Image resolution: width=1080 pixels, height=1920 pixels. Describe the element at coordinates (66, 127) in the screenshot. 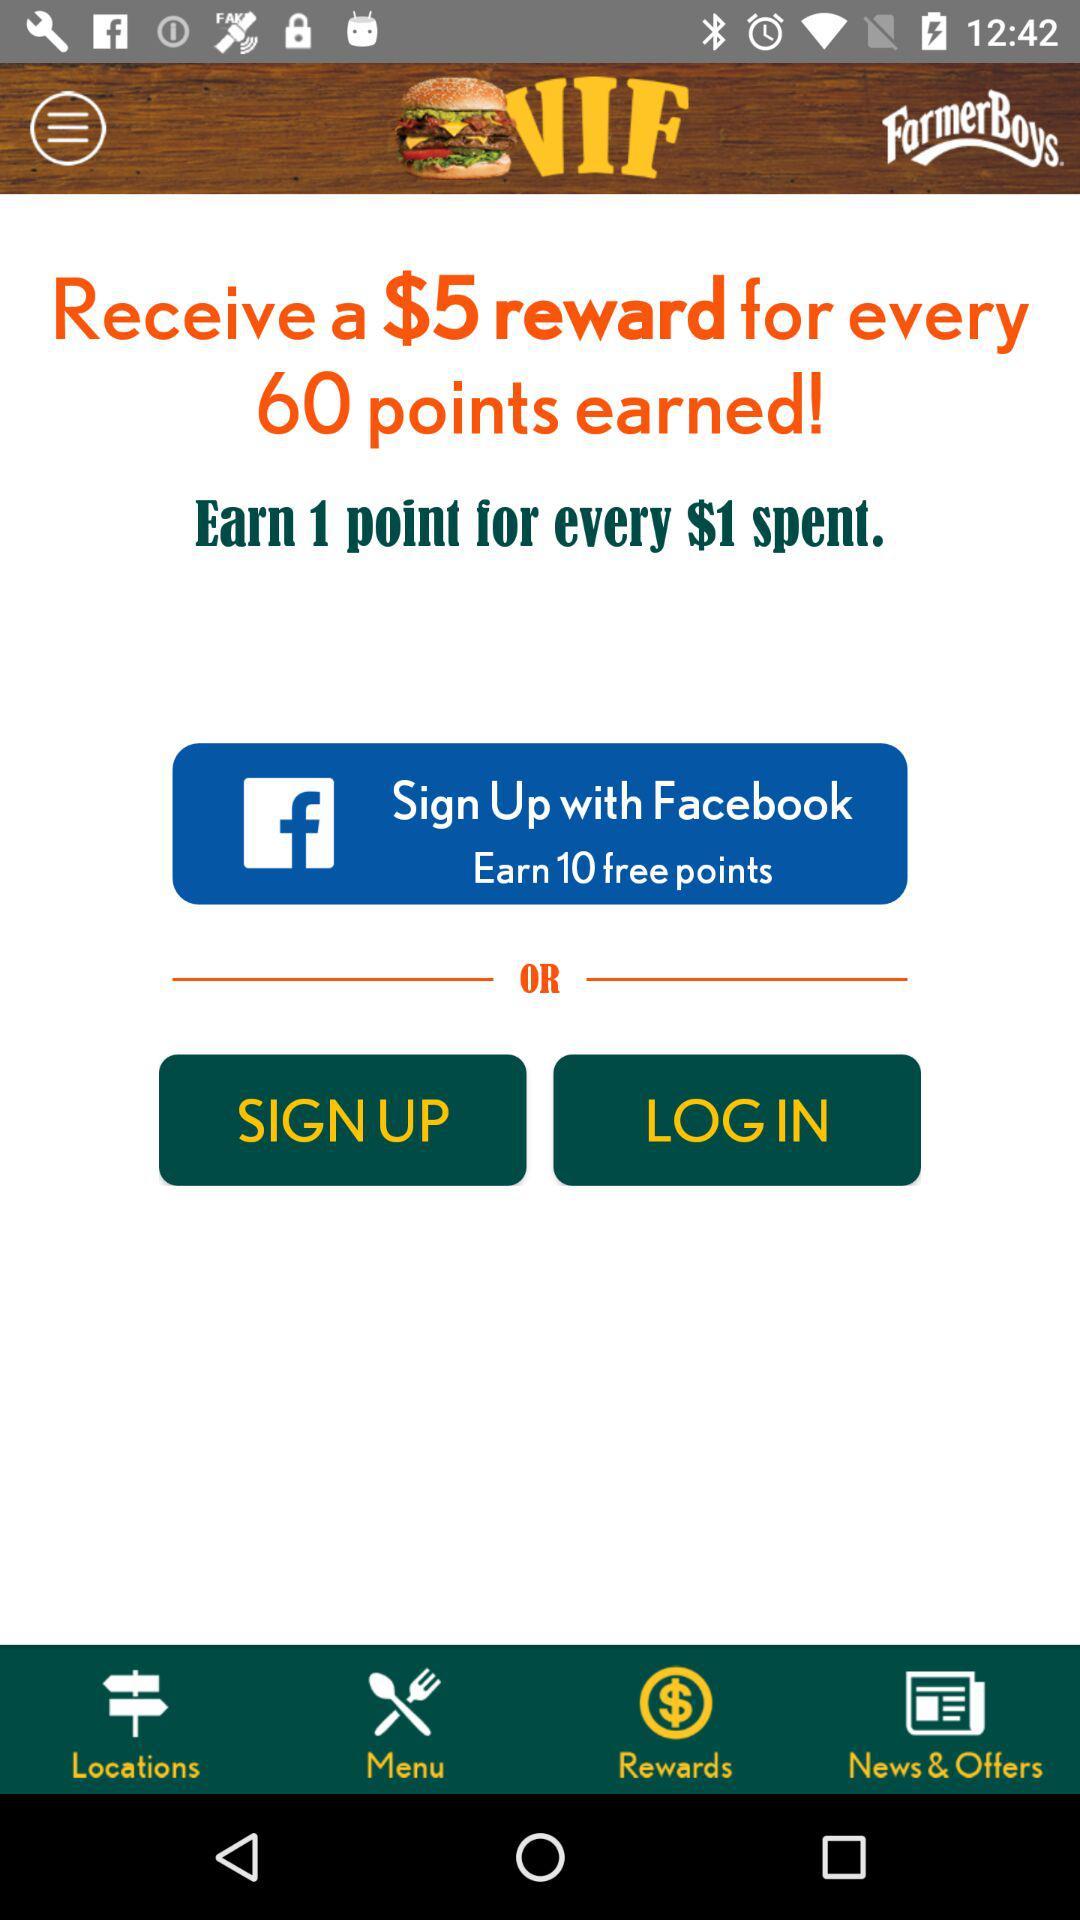

I see `the minus icon` at that location.